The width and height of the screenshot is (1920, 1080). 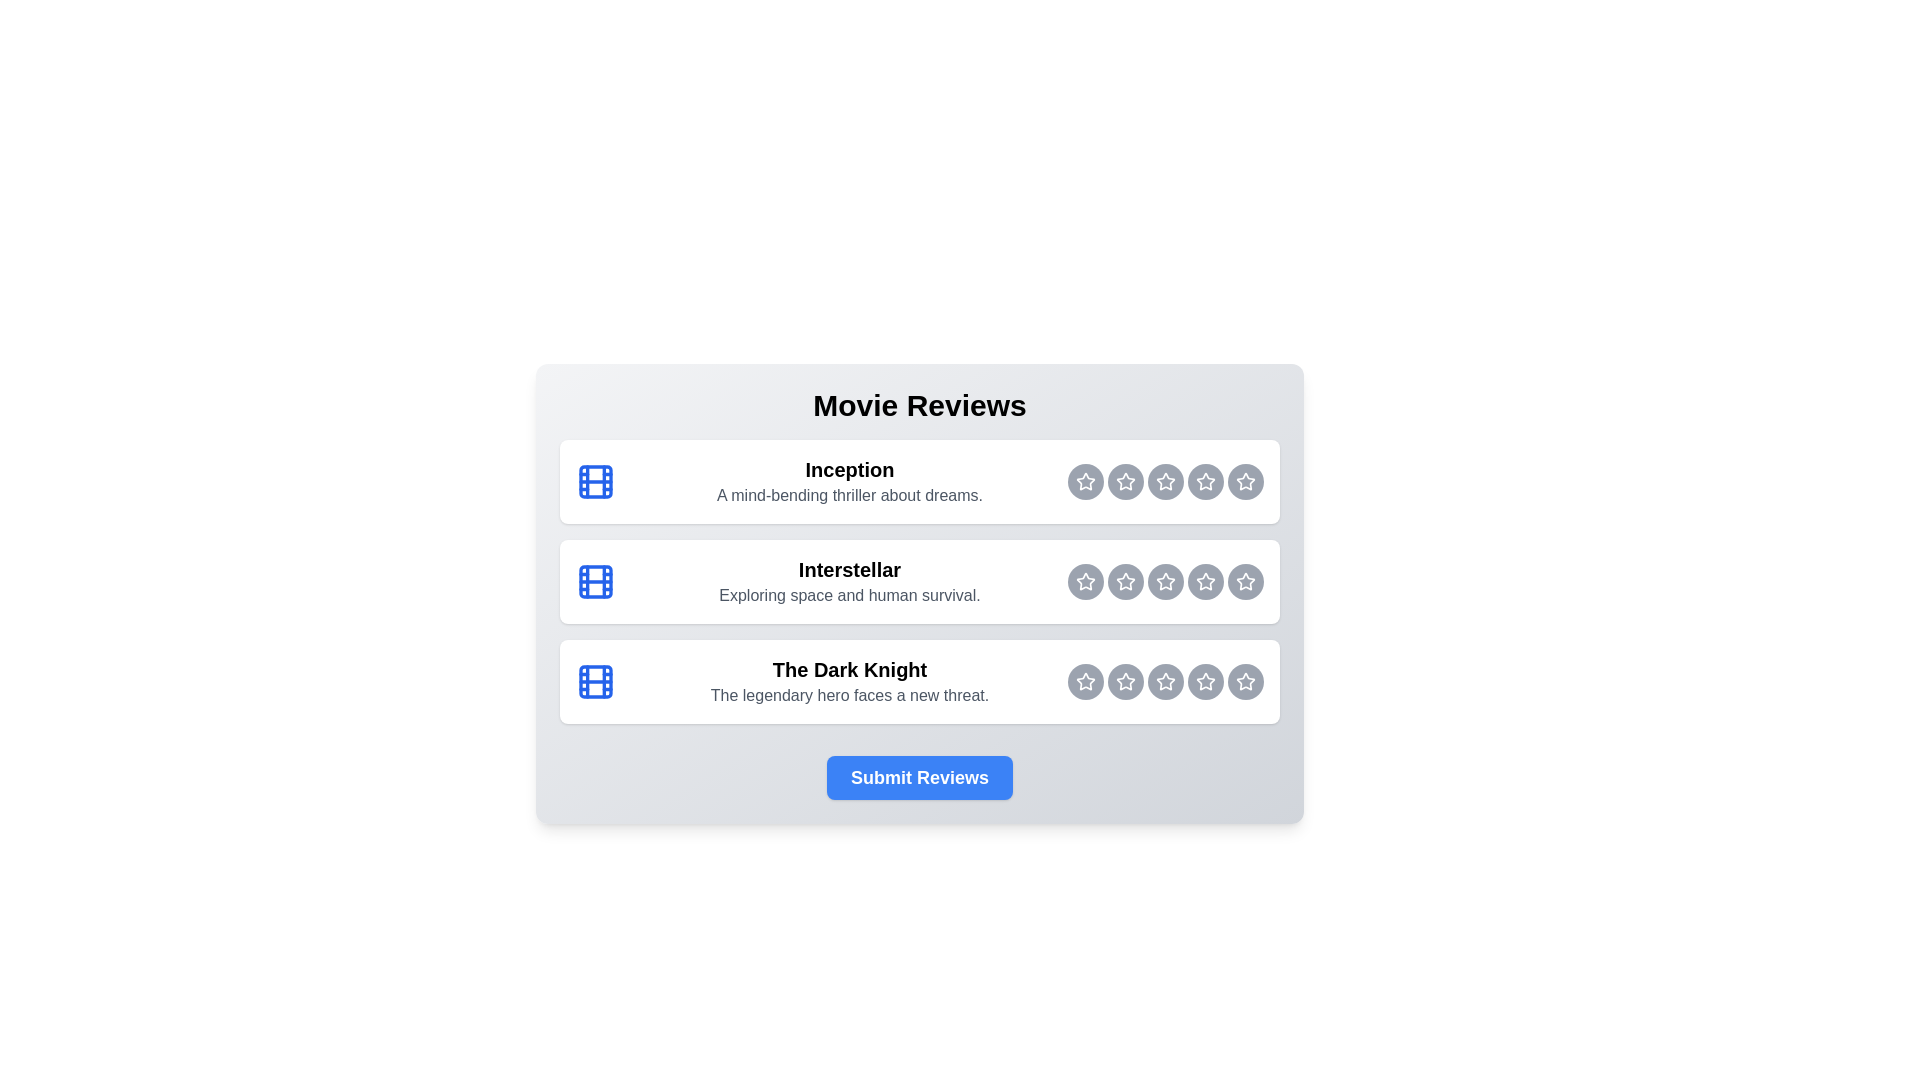 I want to click on the rating button for The Dark Knight at 5 stars, so click(x=1245, y=681).